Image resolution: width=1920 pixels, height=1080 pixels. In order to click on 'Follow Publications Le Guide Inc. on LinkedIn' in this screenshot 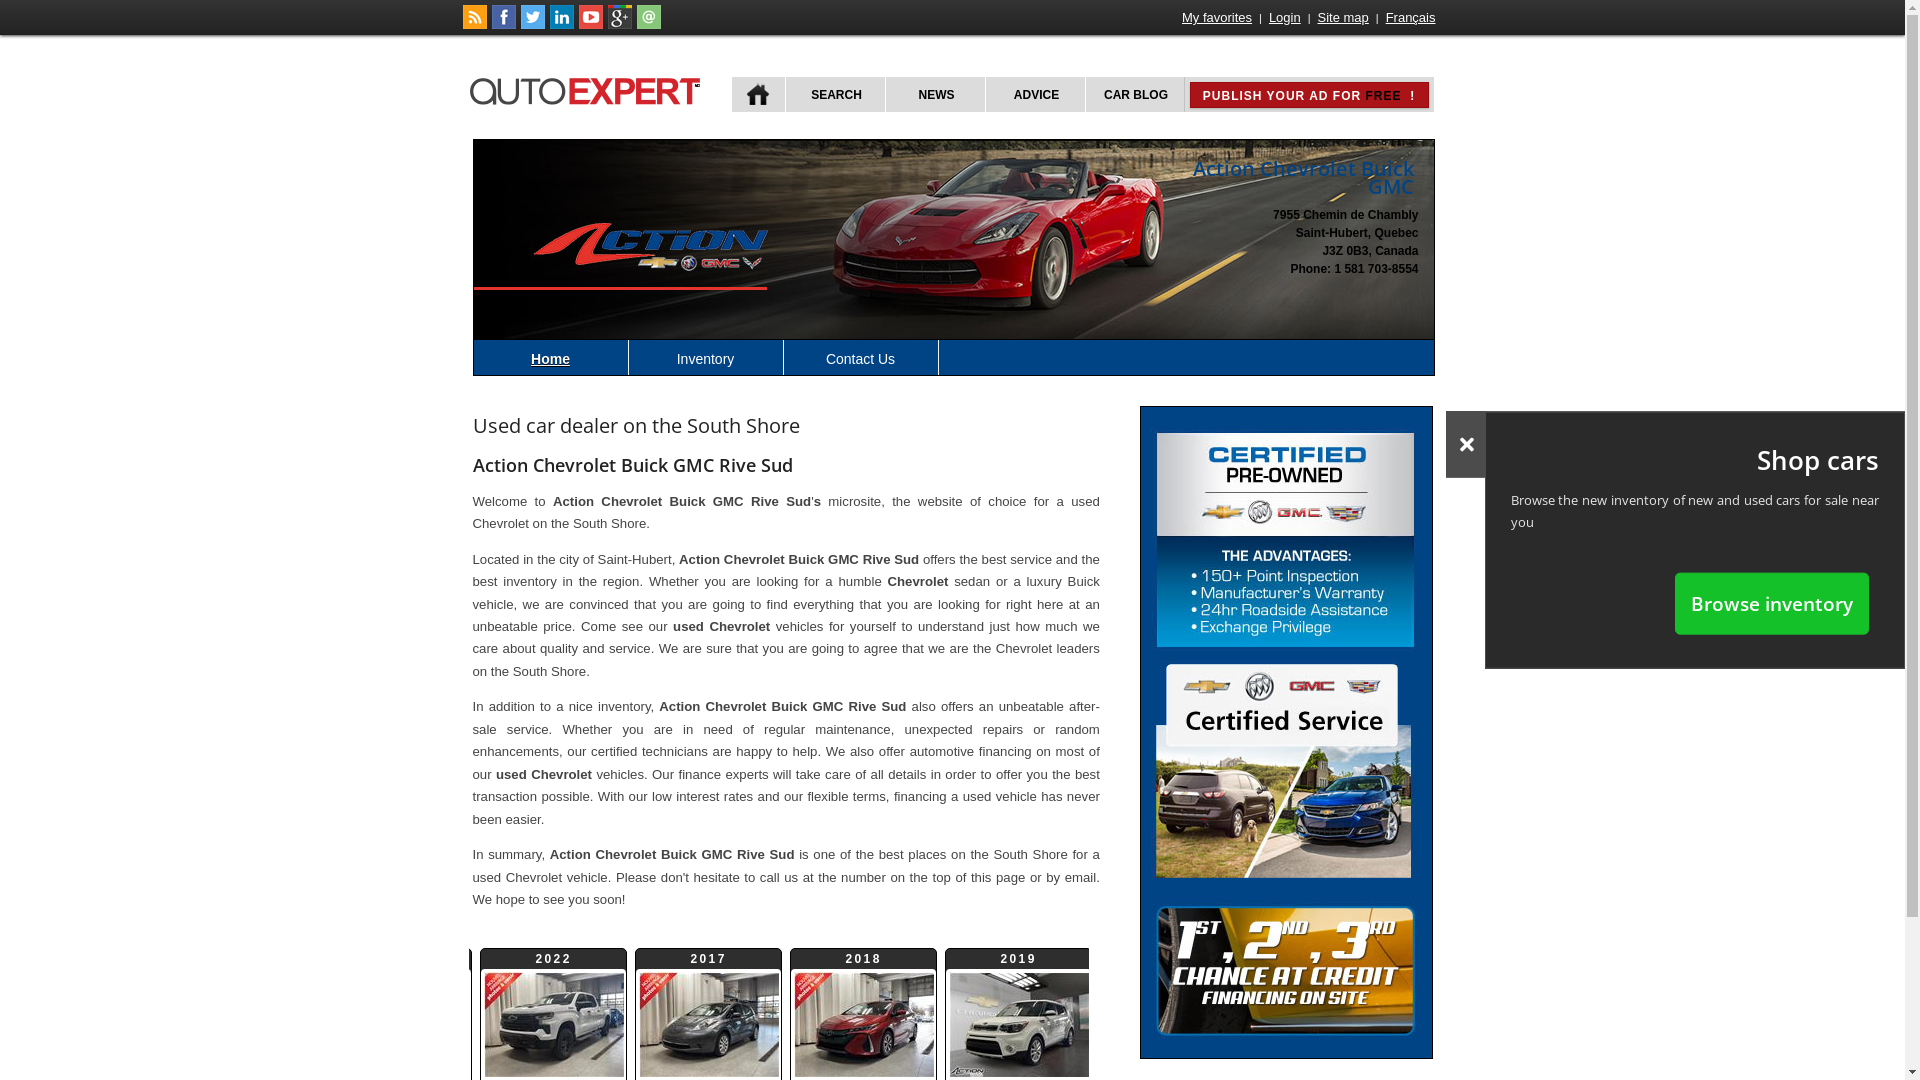, I will do `click(560, 24)`.